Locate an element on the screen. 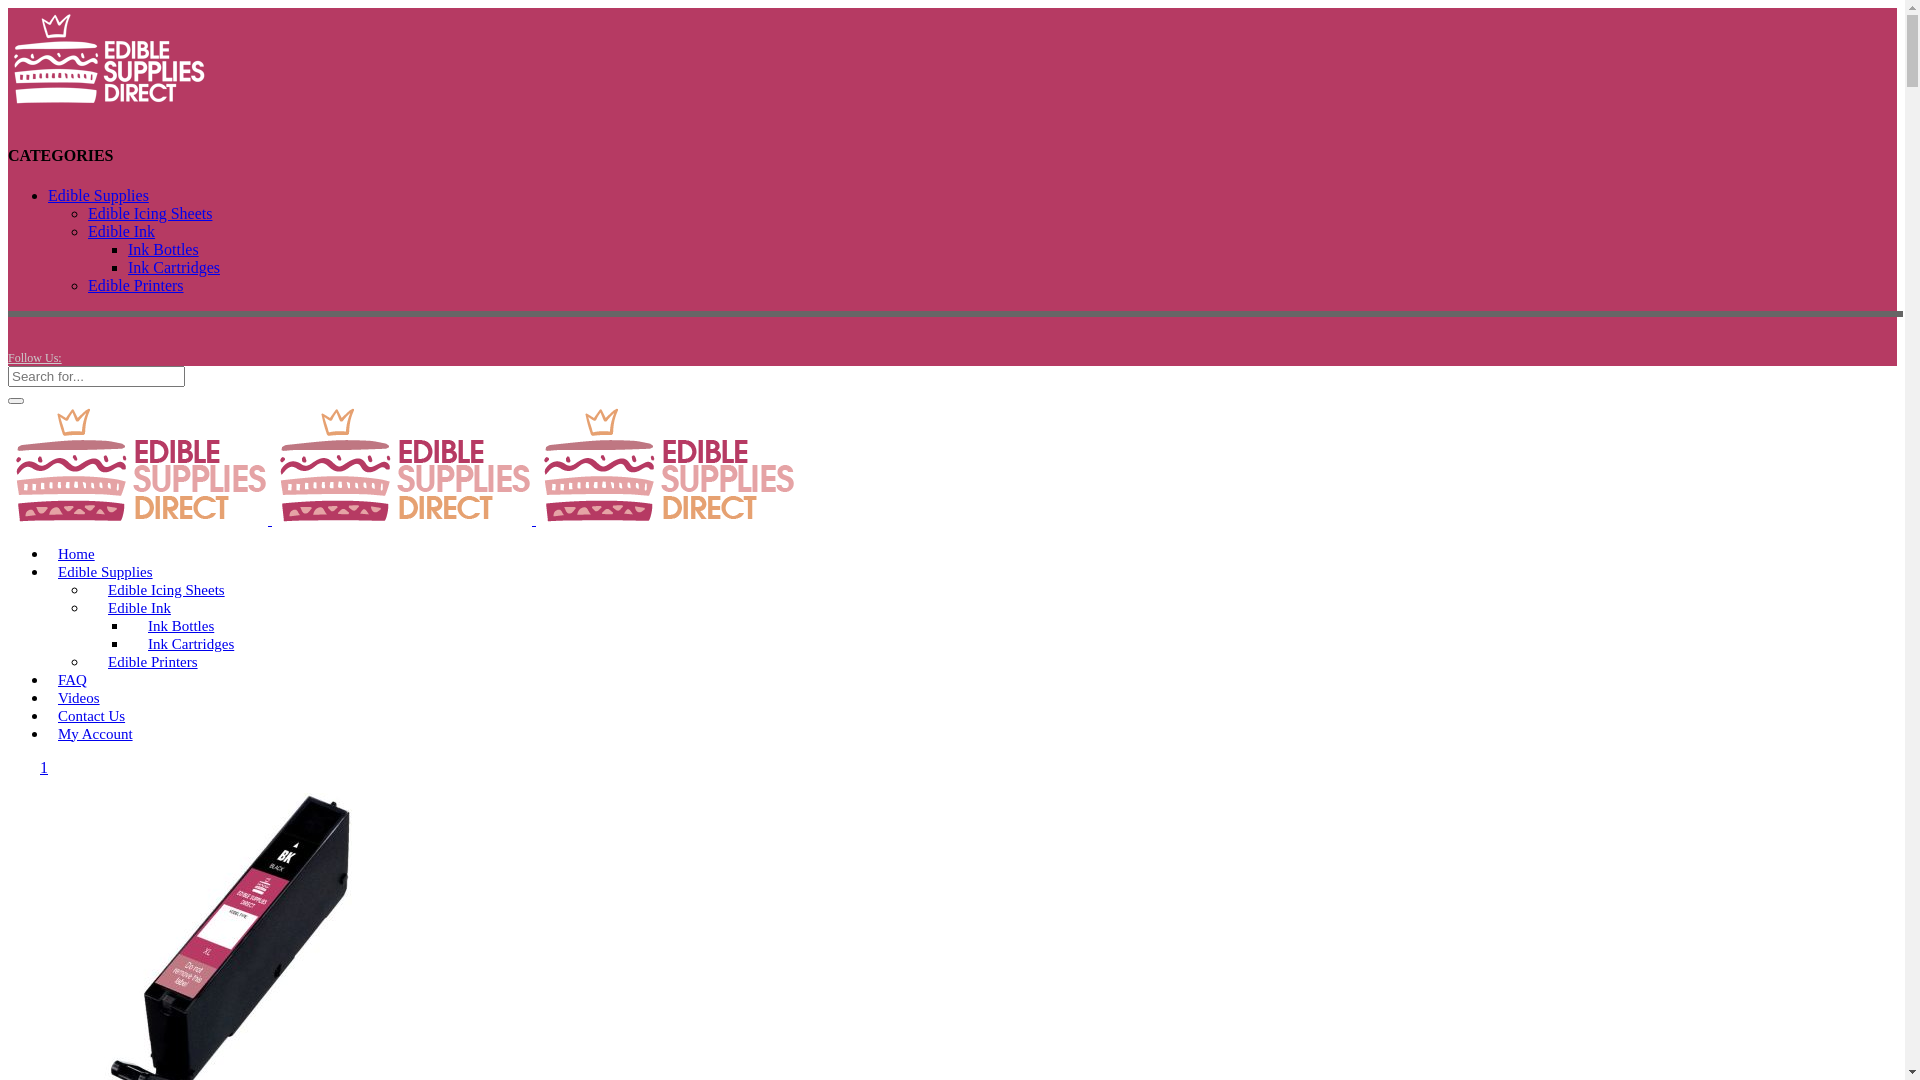  'Videos' is located at coordinates (78, 697).